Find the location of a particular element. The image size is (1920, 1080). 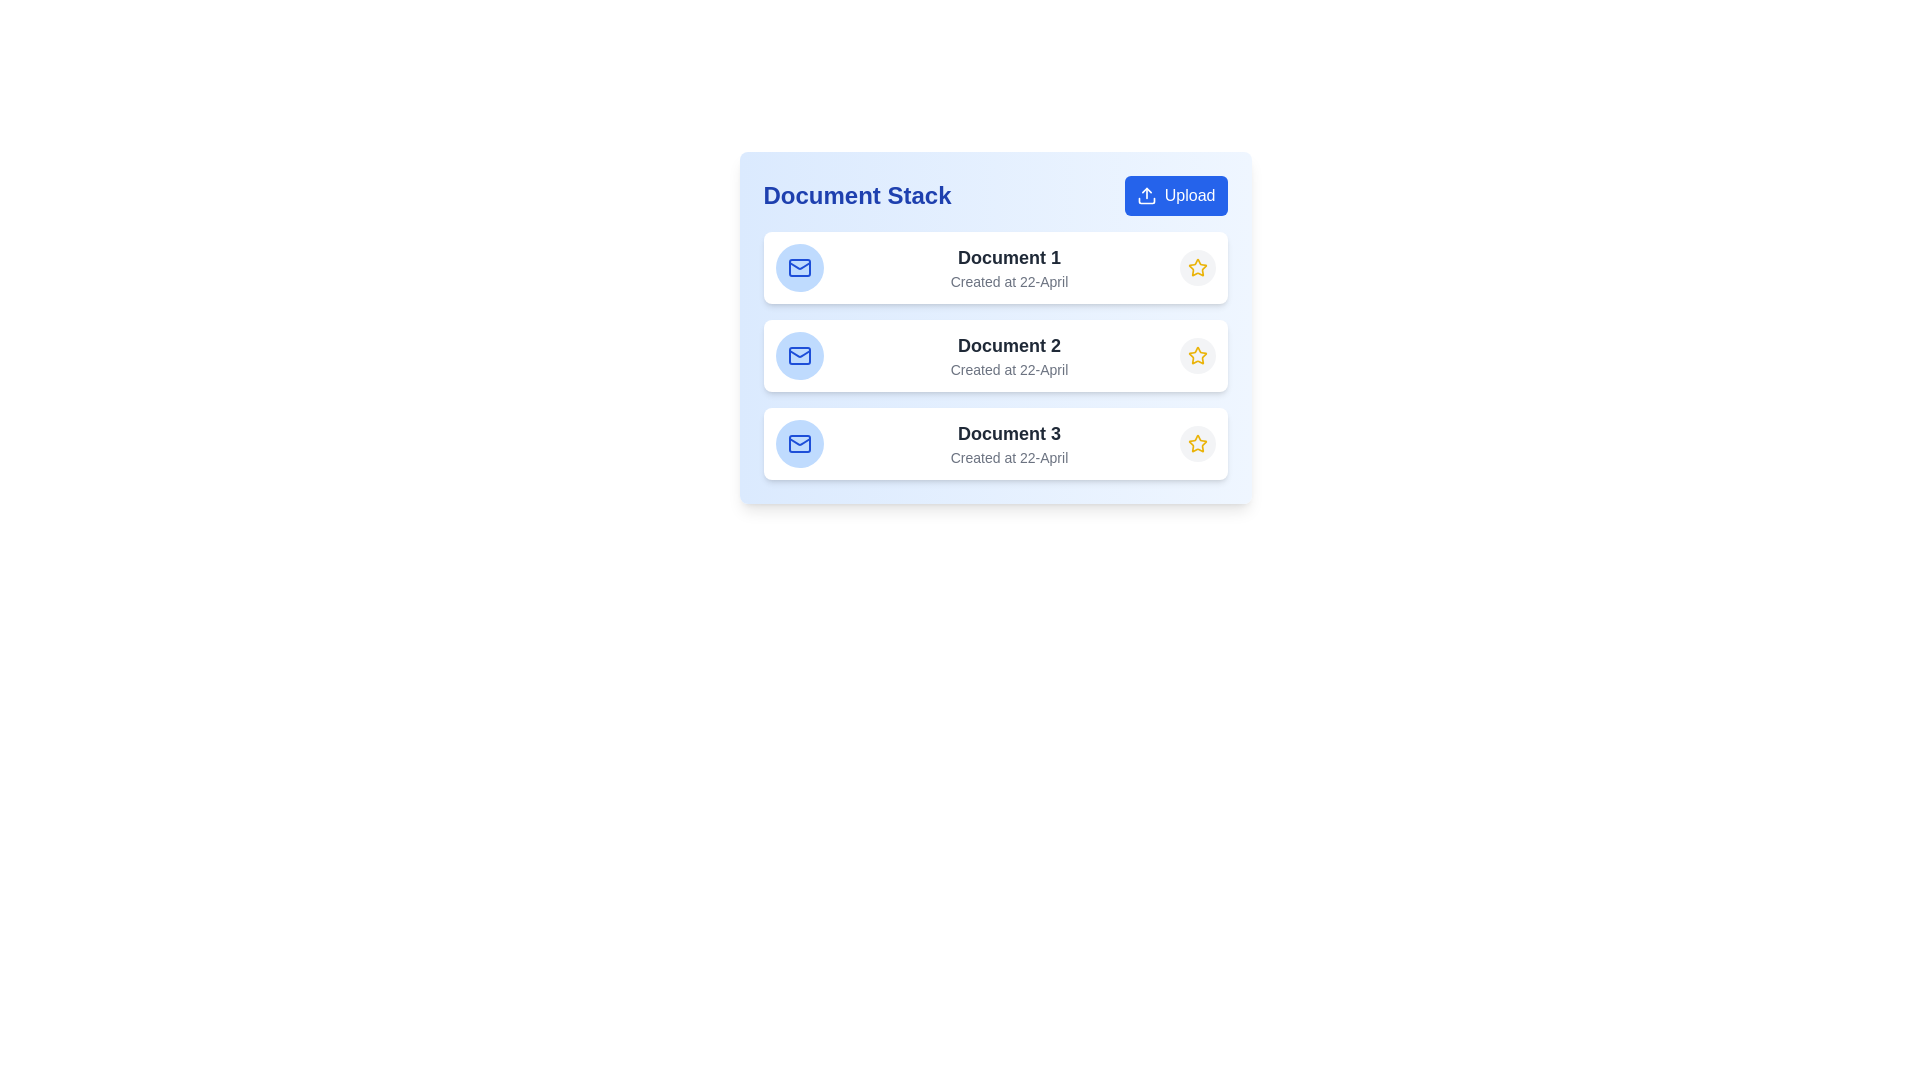

the decorative rectangle with rounded corners located centrally within the envelope-shaped icon, which is the first icon representing Document 1 is located at coordinates (798, 354).